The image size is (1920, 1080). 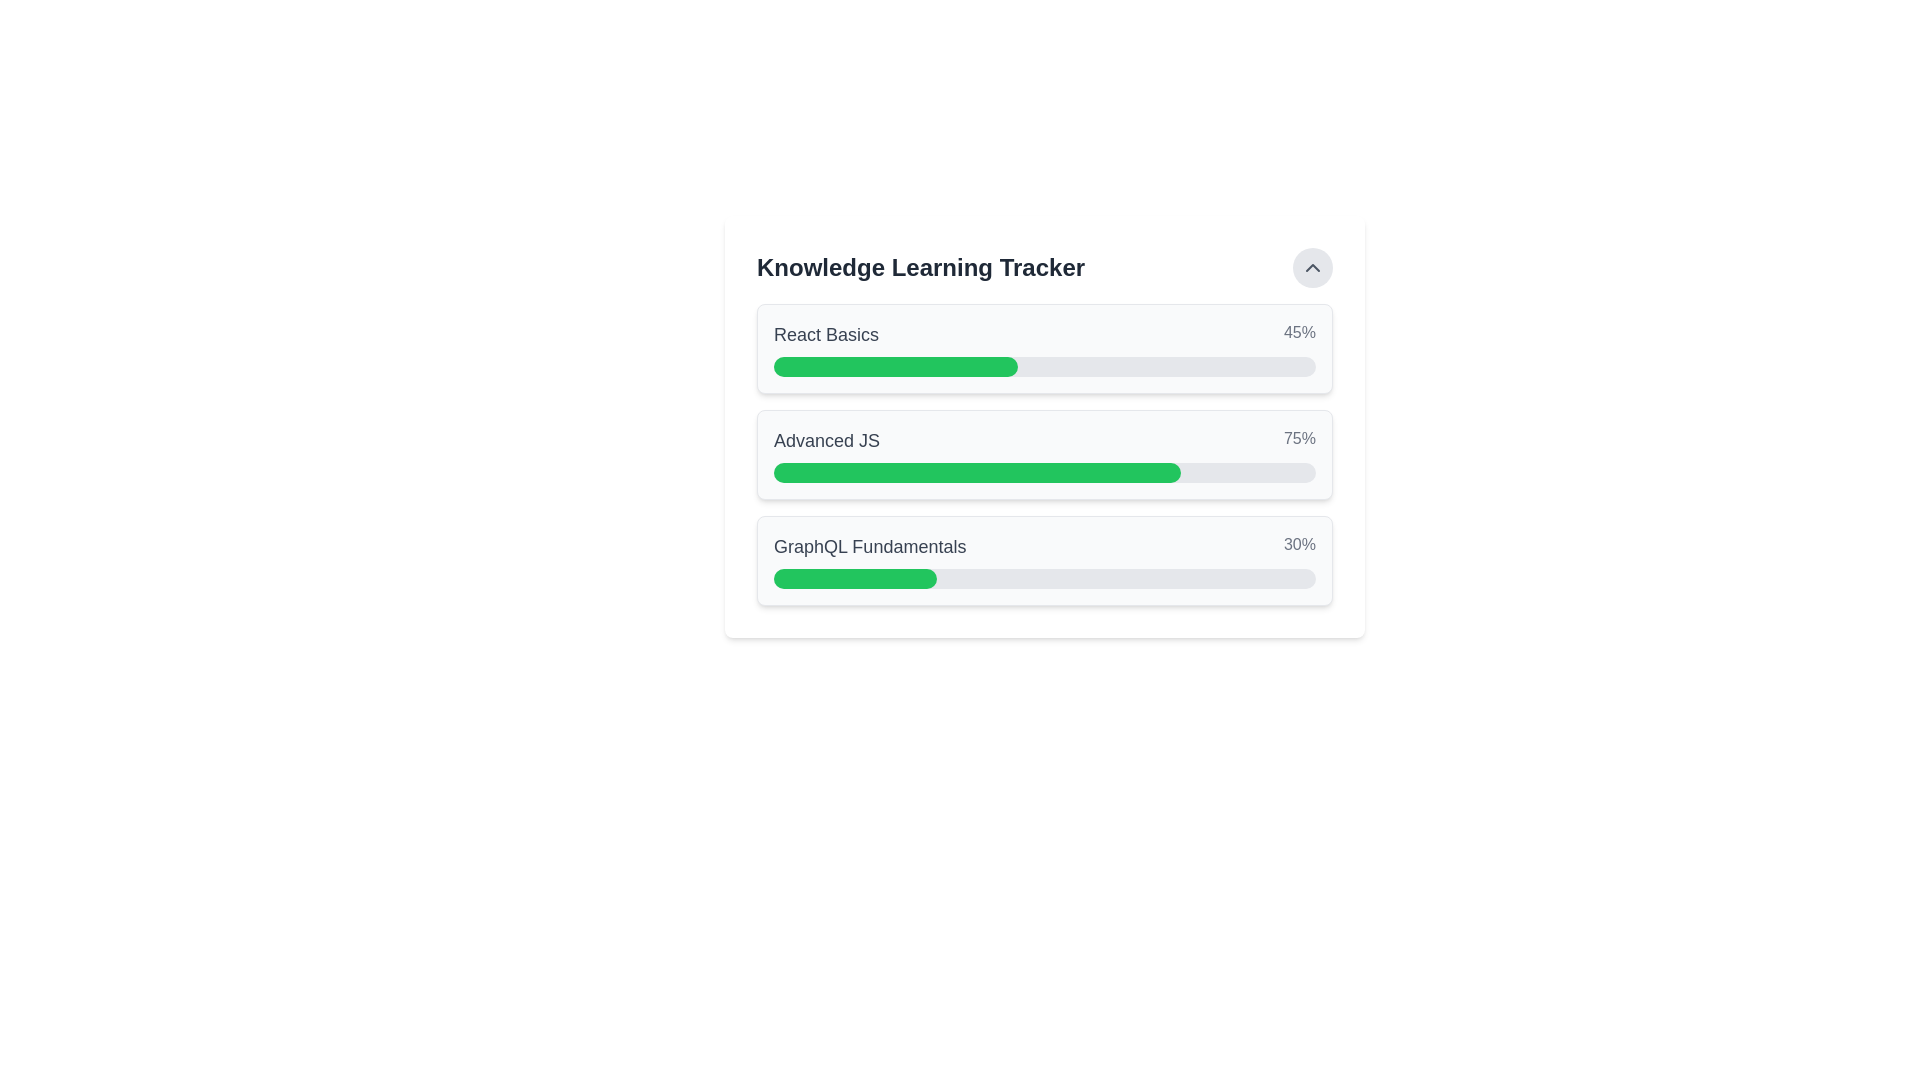 What do you see at coordinates (1313, 266) in the screenshot?
I see `the upward-pointing chevron icon styled with a gray color and thin border strokes, which is positioned within a circular button near the top-right corner of the interface adjacent to the title 'Knowledge Learning Tracker'` at bounding box center [1313, 266].